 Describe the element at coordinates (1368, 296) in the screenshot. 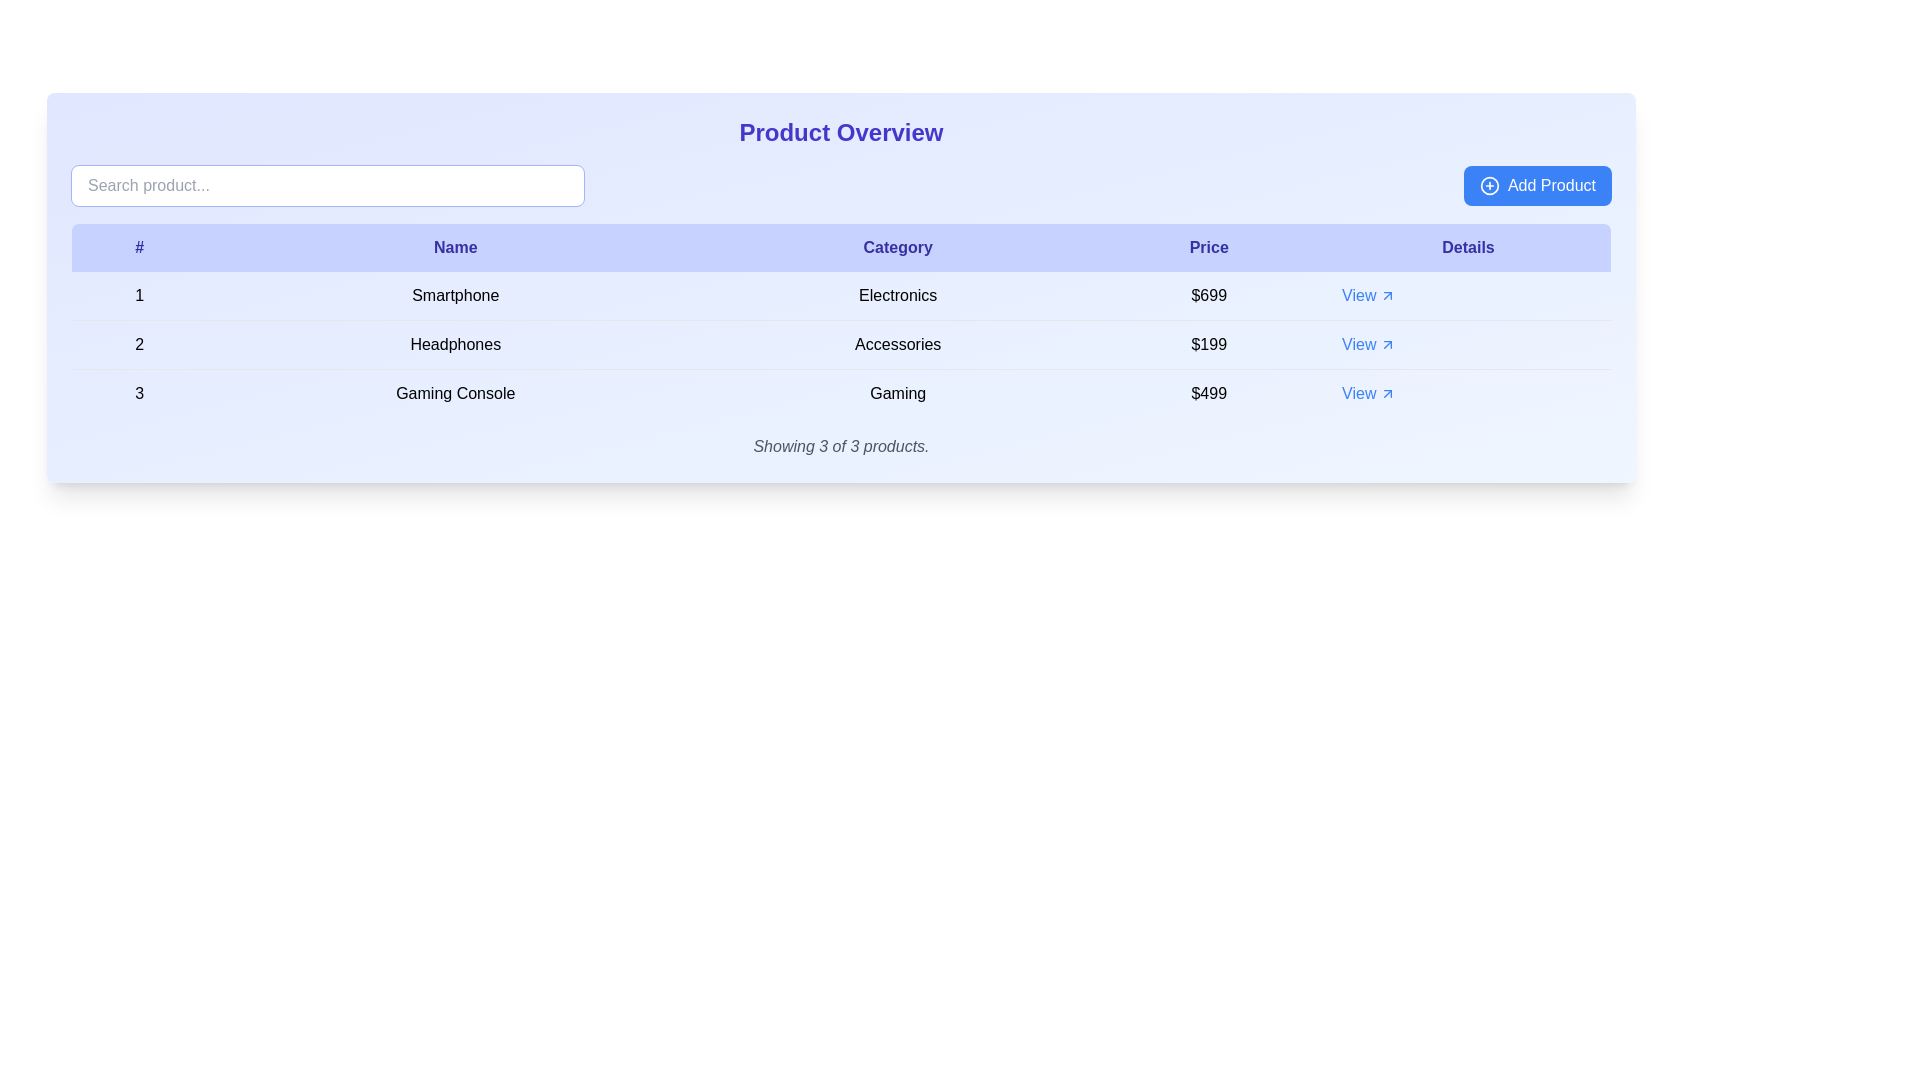

I see `the 'View' text link with an icon in the 'Details' column of the table for the 'Smartphone' product entry` at that location.